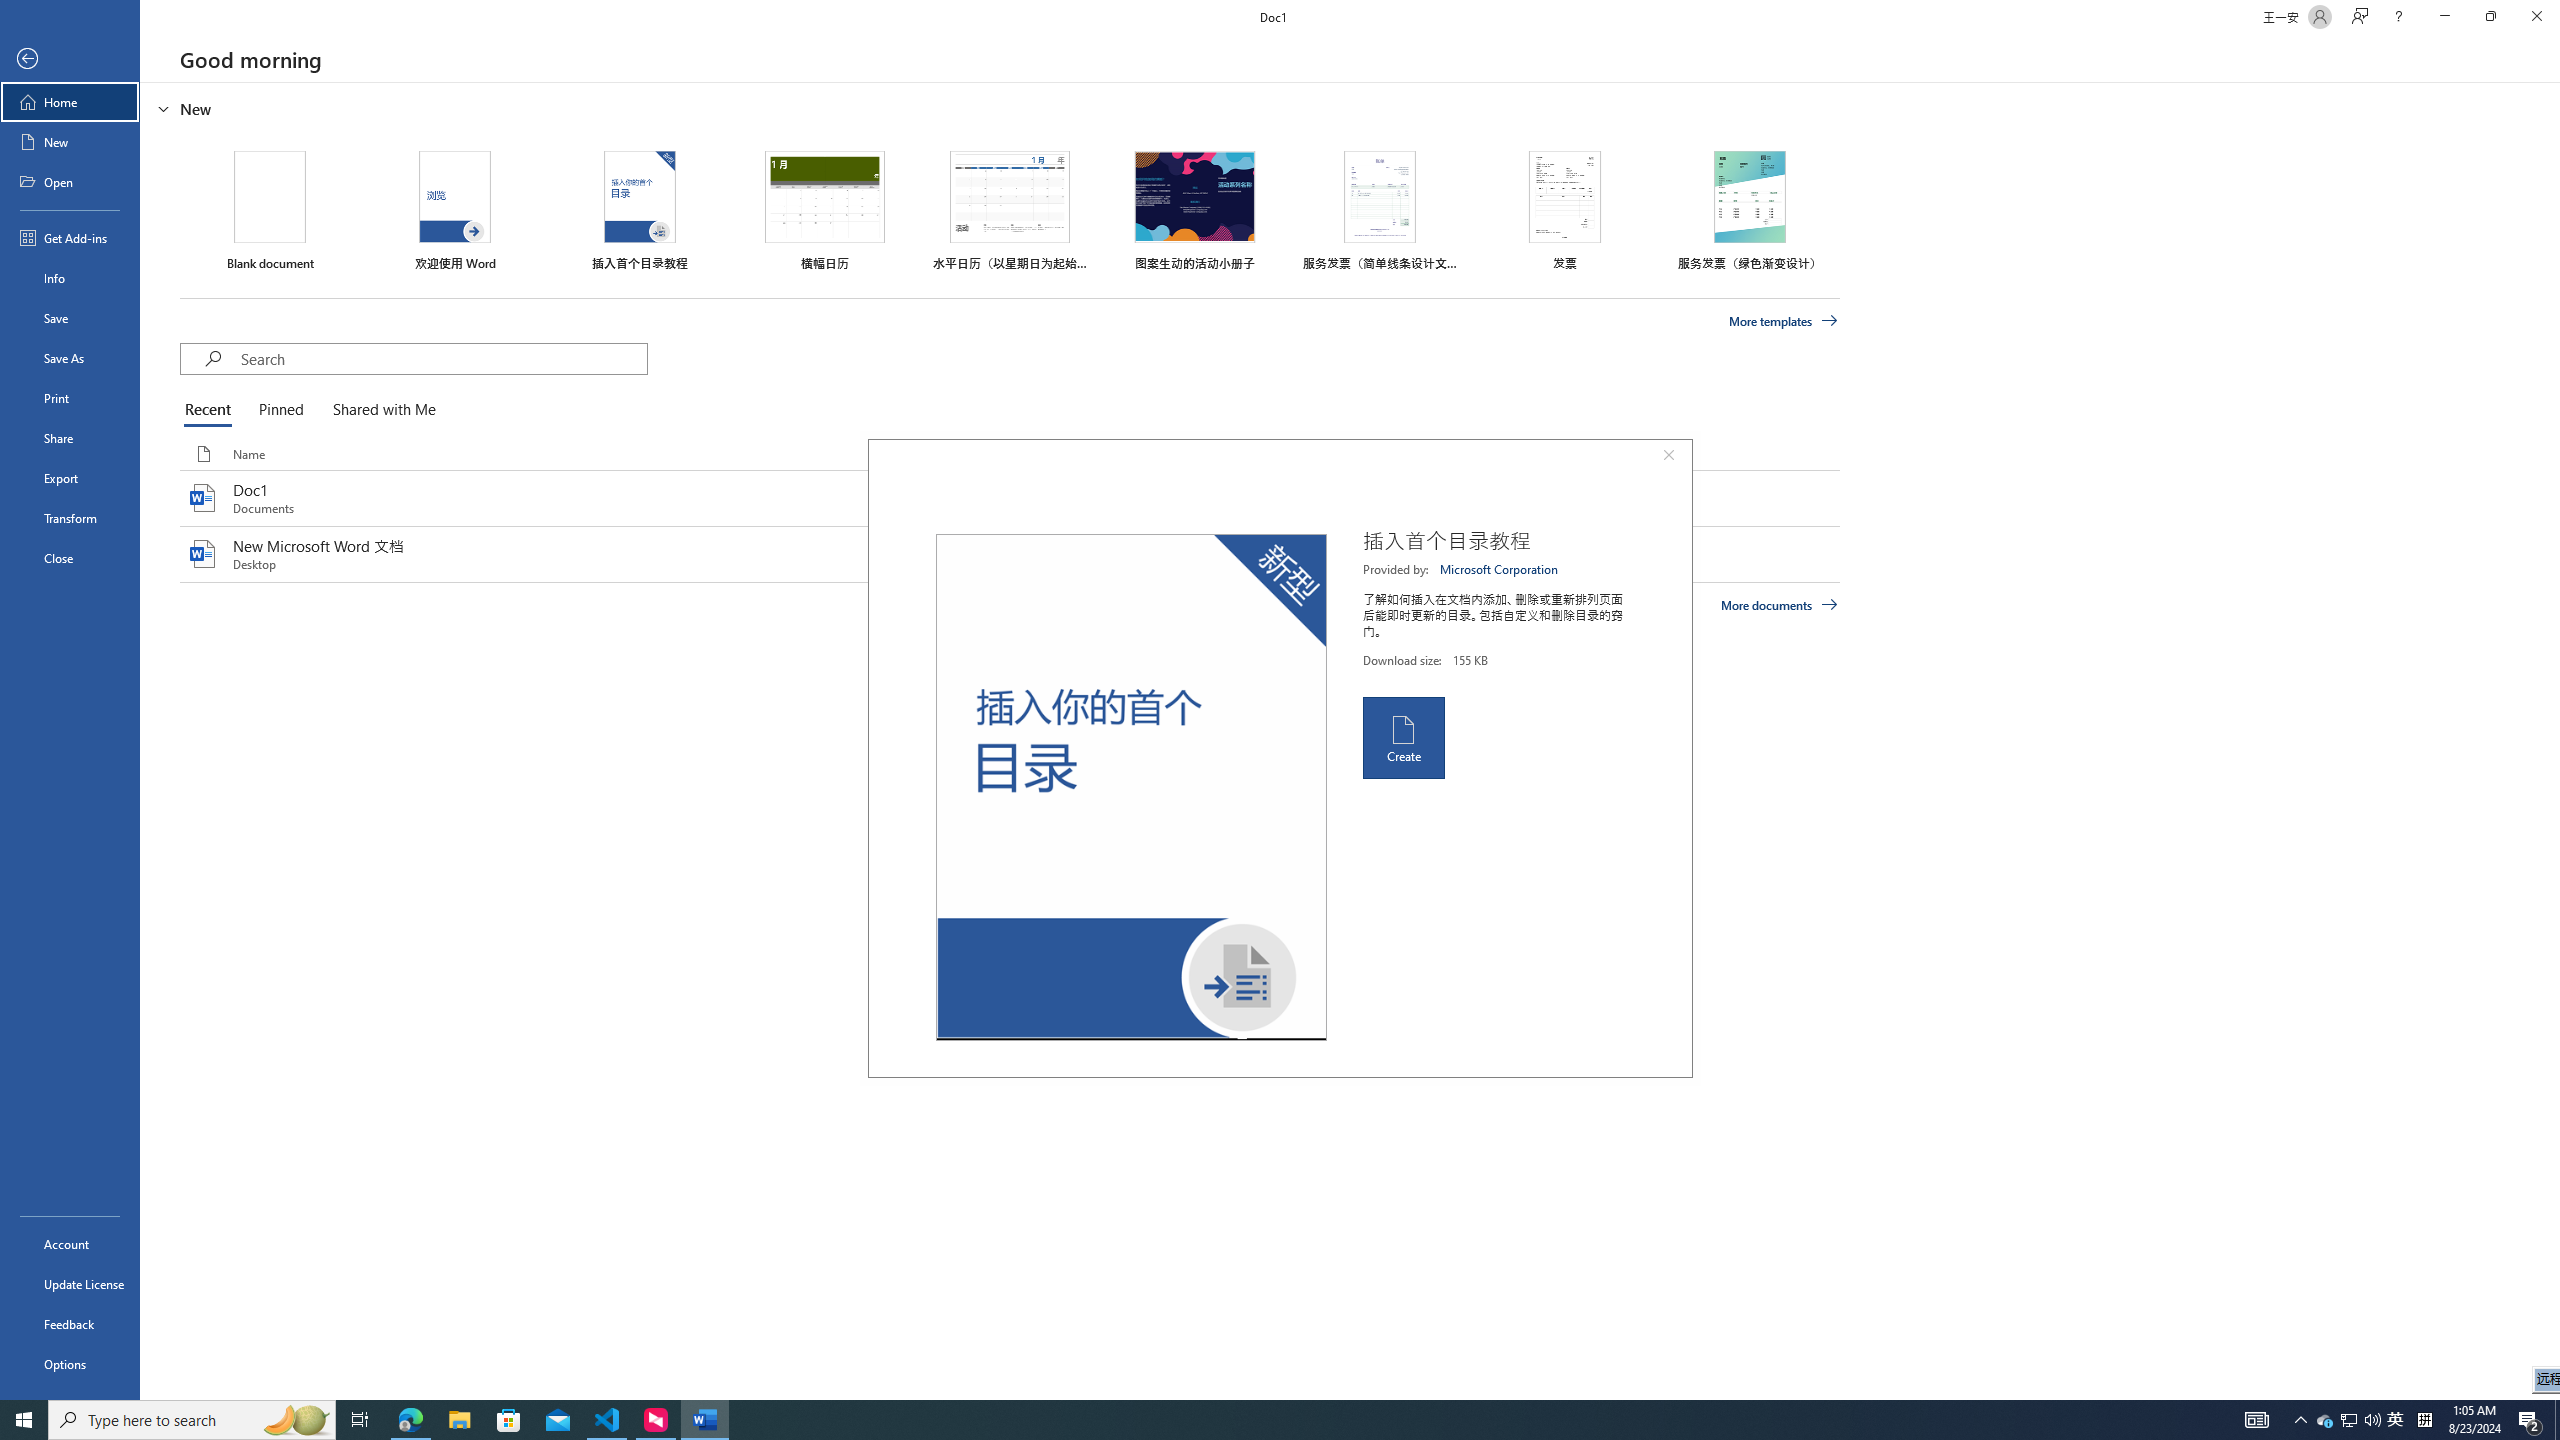 The height and width of the screenshot is (1440, 2560). I want to click on 'Minimize', so click(2443, 16).